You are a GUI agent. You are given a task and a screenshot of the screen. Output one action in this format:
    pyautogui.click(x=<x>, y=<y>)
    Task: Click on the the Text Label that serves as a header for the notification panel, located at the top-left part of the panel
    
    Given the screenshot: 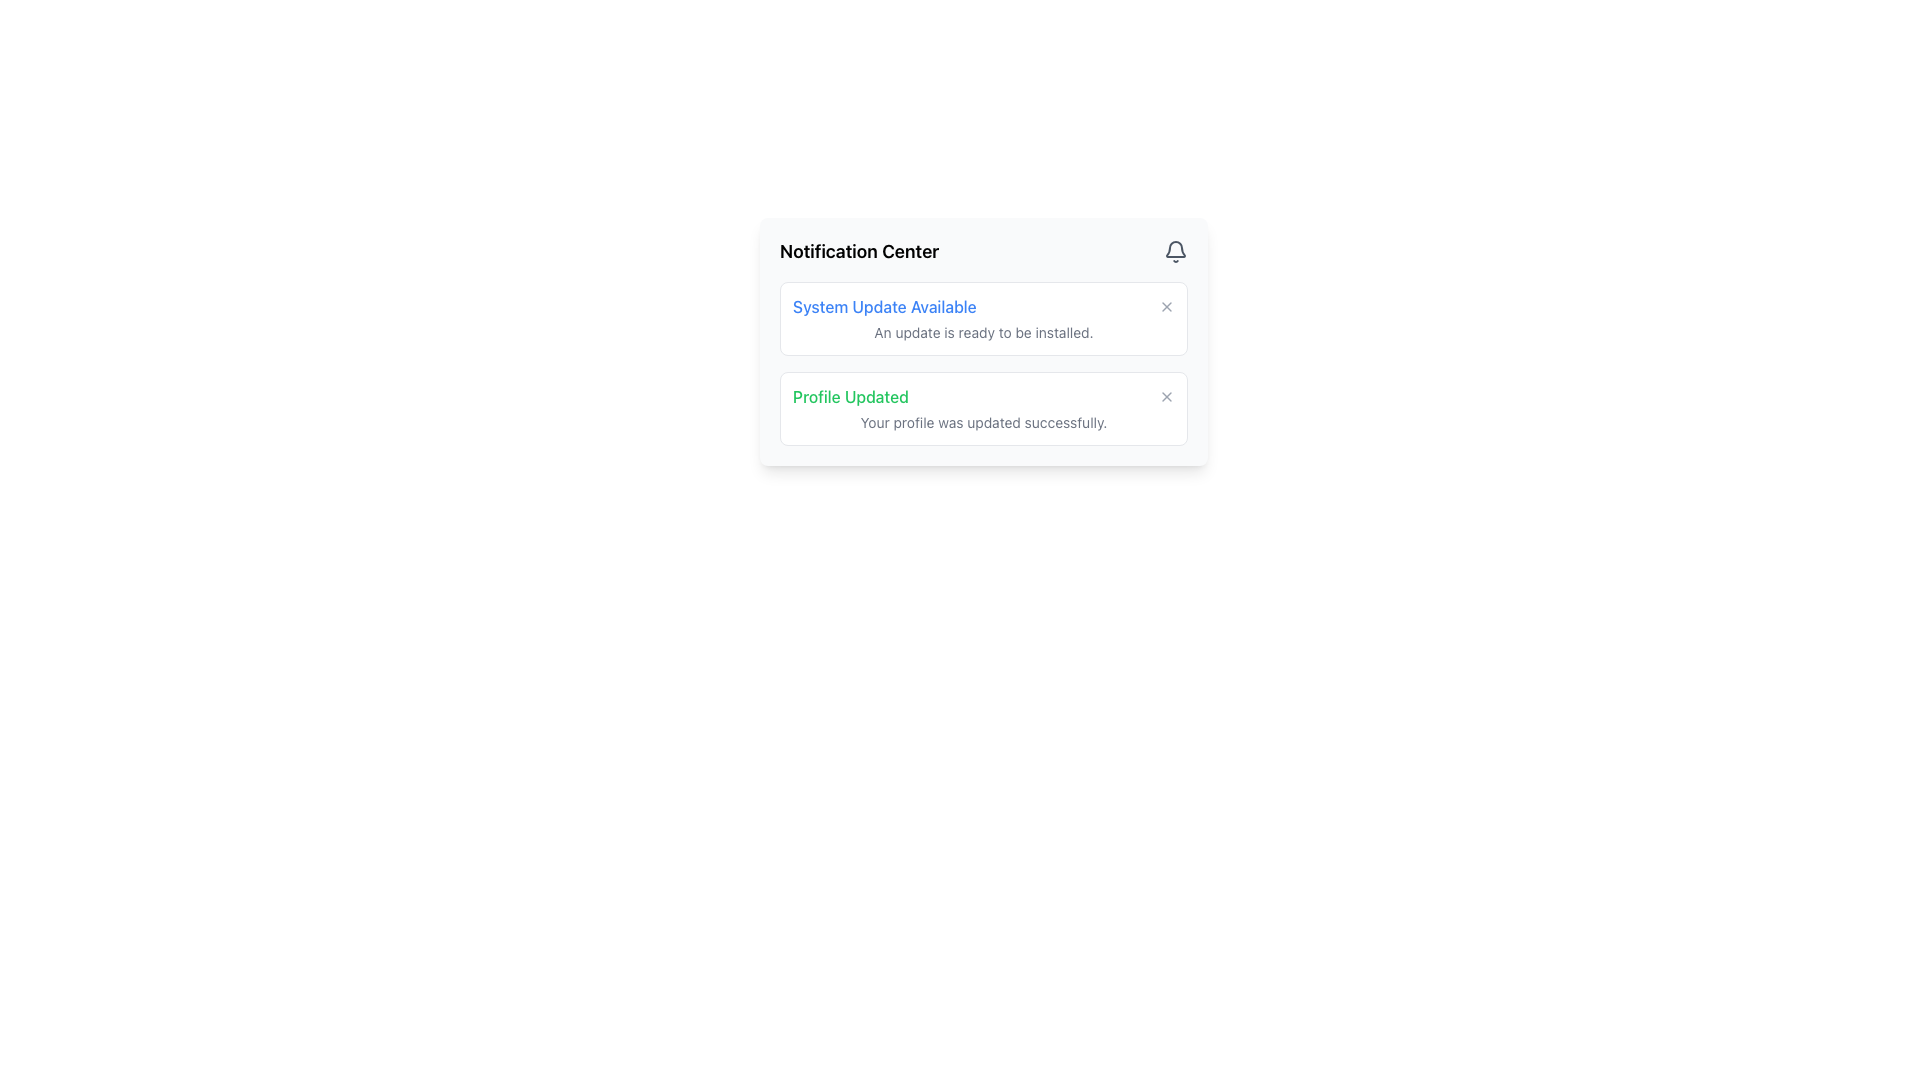 What is the action you would take?
    pyautogui.click(x=859, y=250)
    